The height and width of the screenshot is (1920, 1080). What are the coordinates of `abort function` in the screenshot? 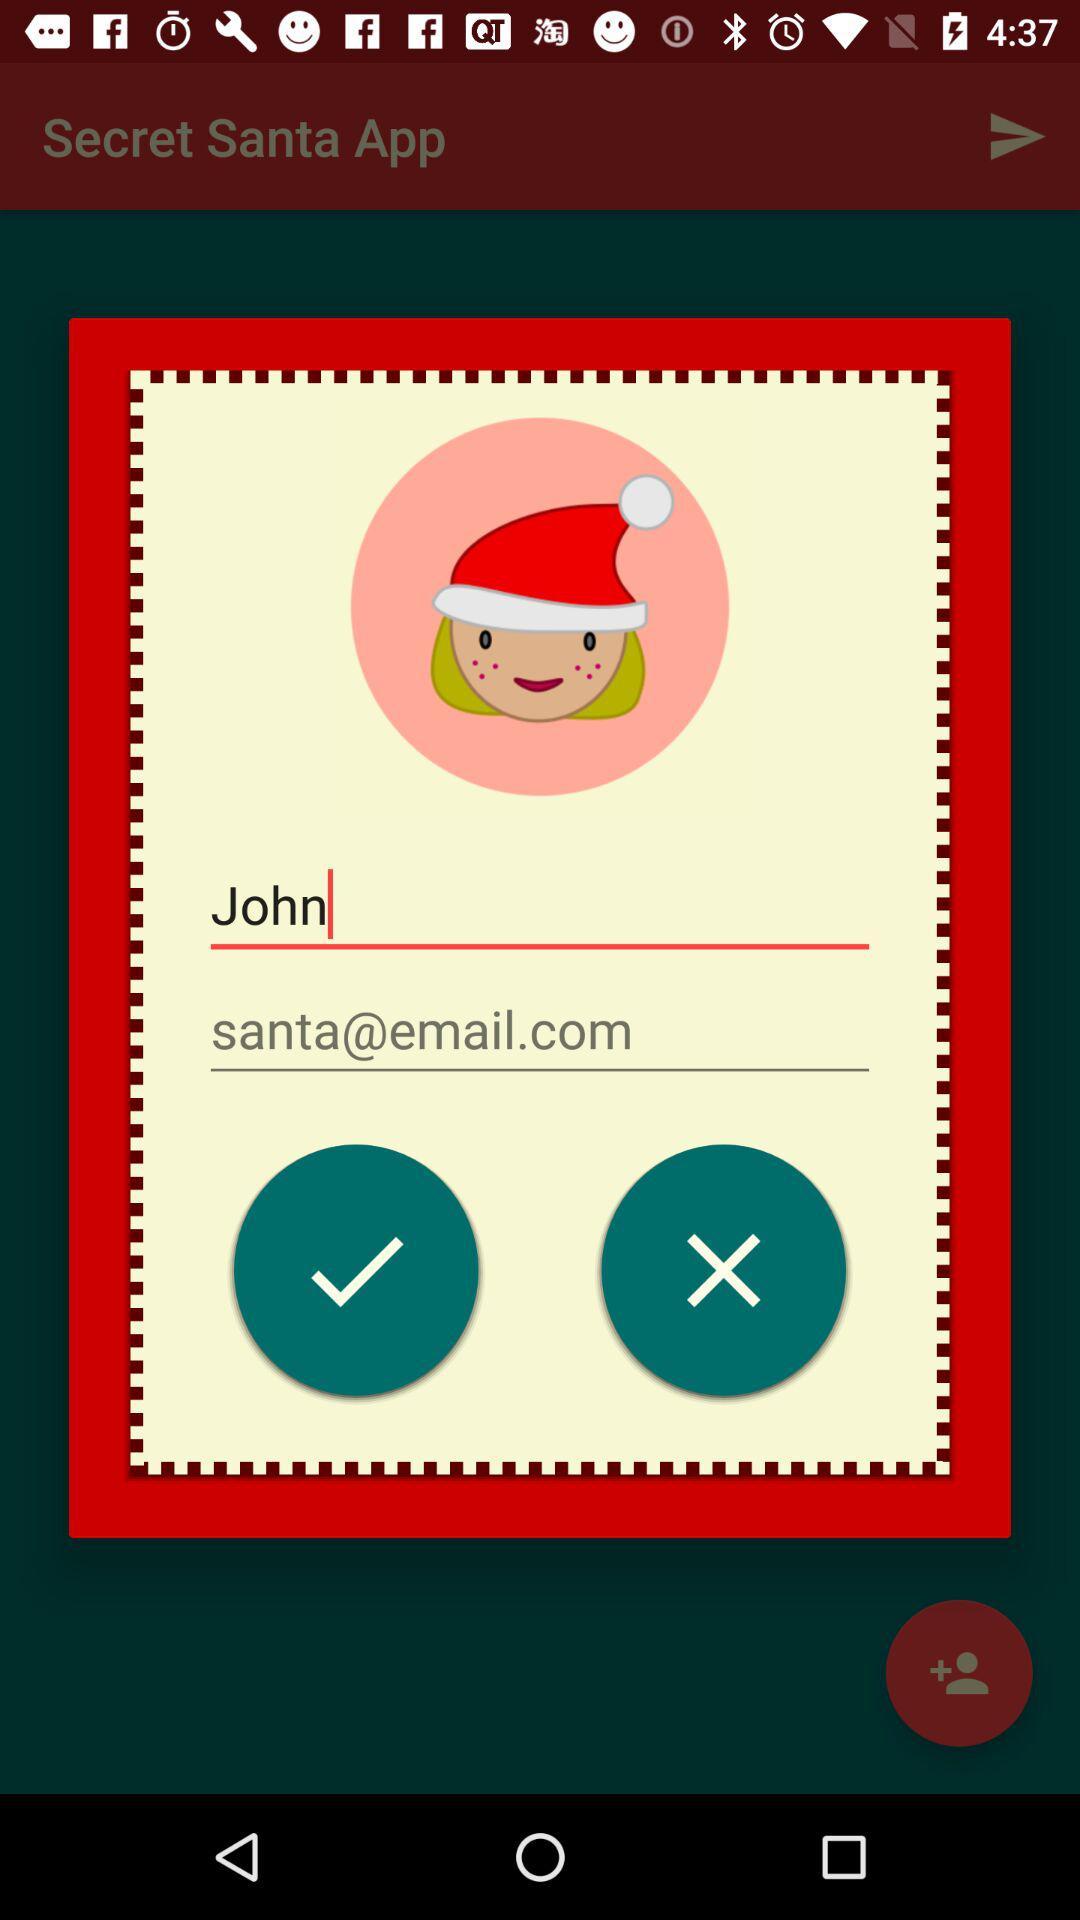 It's located at (723, 1274).